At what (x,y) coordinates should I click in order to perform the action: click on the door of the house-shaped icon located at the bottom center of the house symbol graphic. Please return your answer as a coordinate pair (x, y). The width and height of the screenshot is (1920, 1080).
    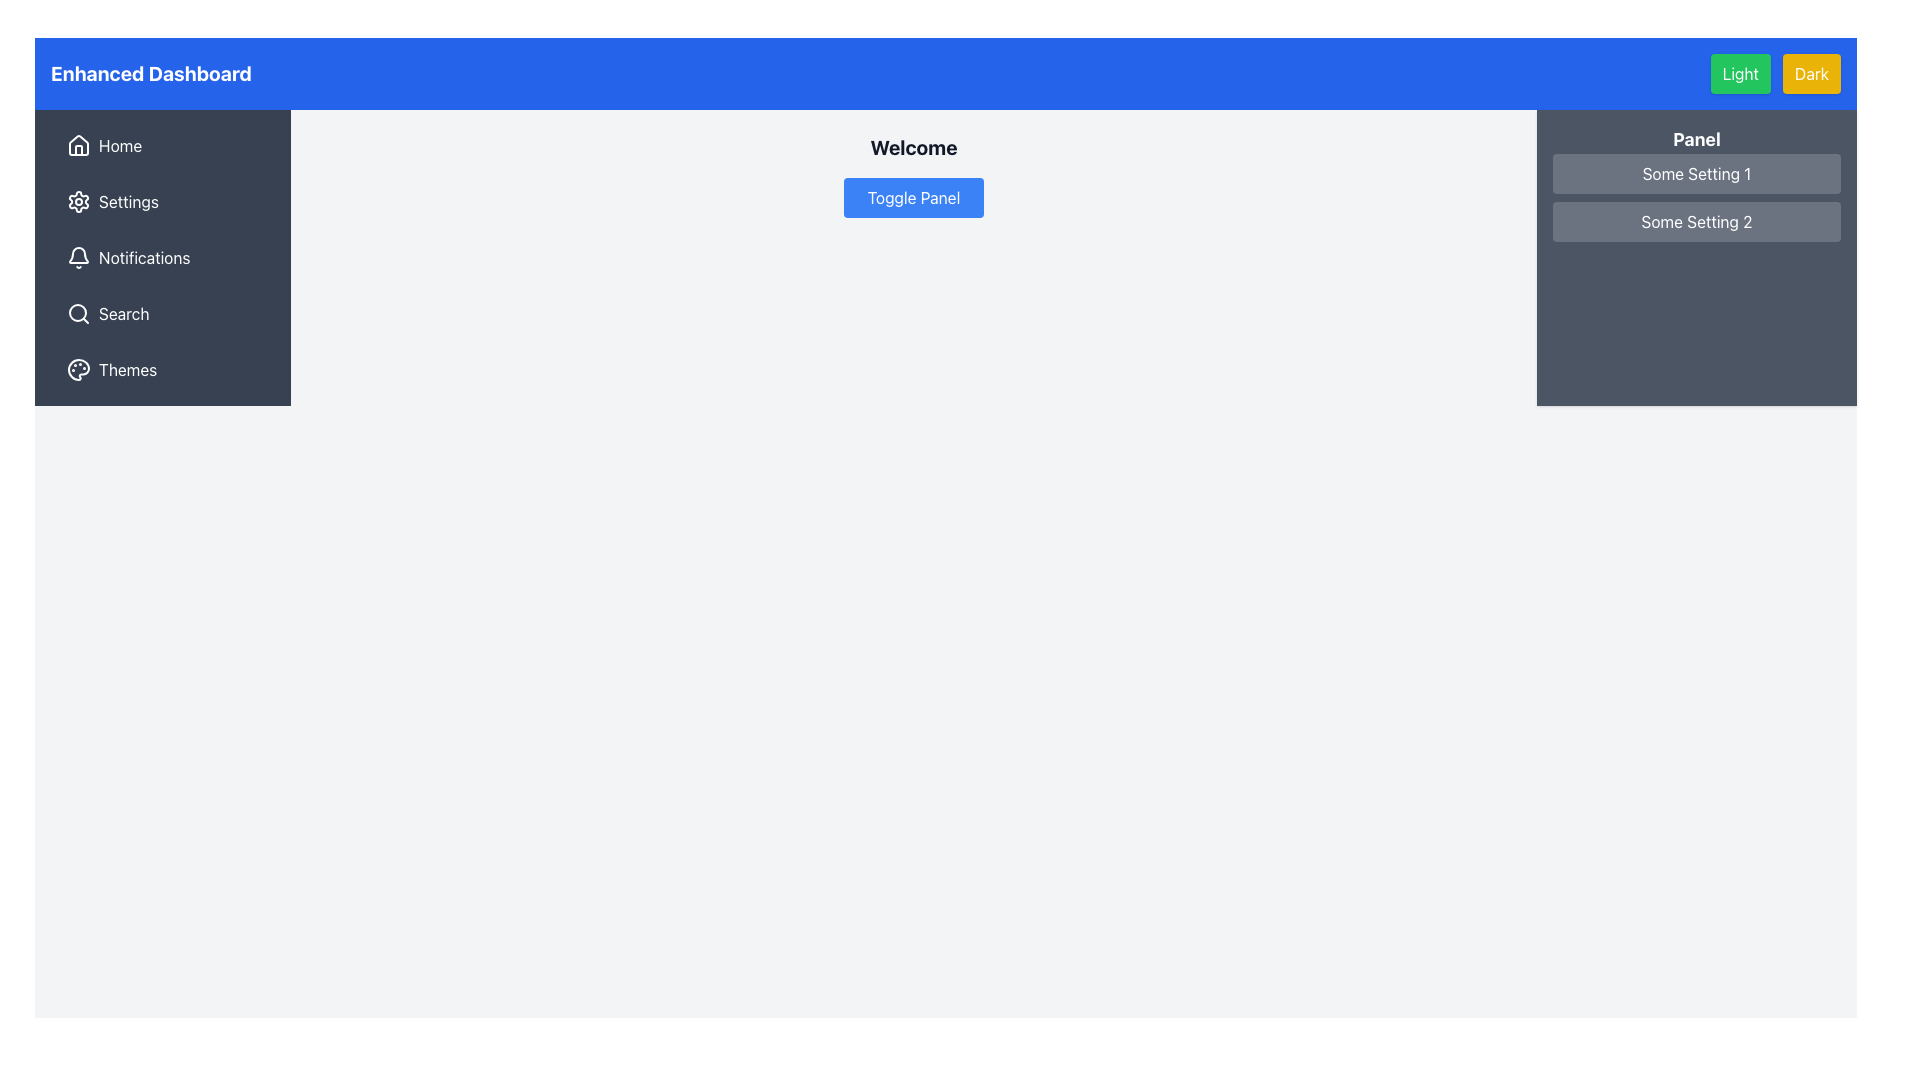
    Looking at the image, I should click on (78, 149).